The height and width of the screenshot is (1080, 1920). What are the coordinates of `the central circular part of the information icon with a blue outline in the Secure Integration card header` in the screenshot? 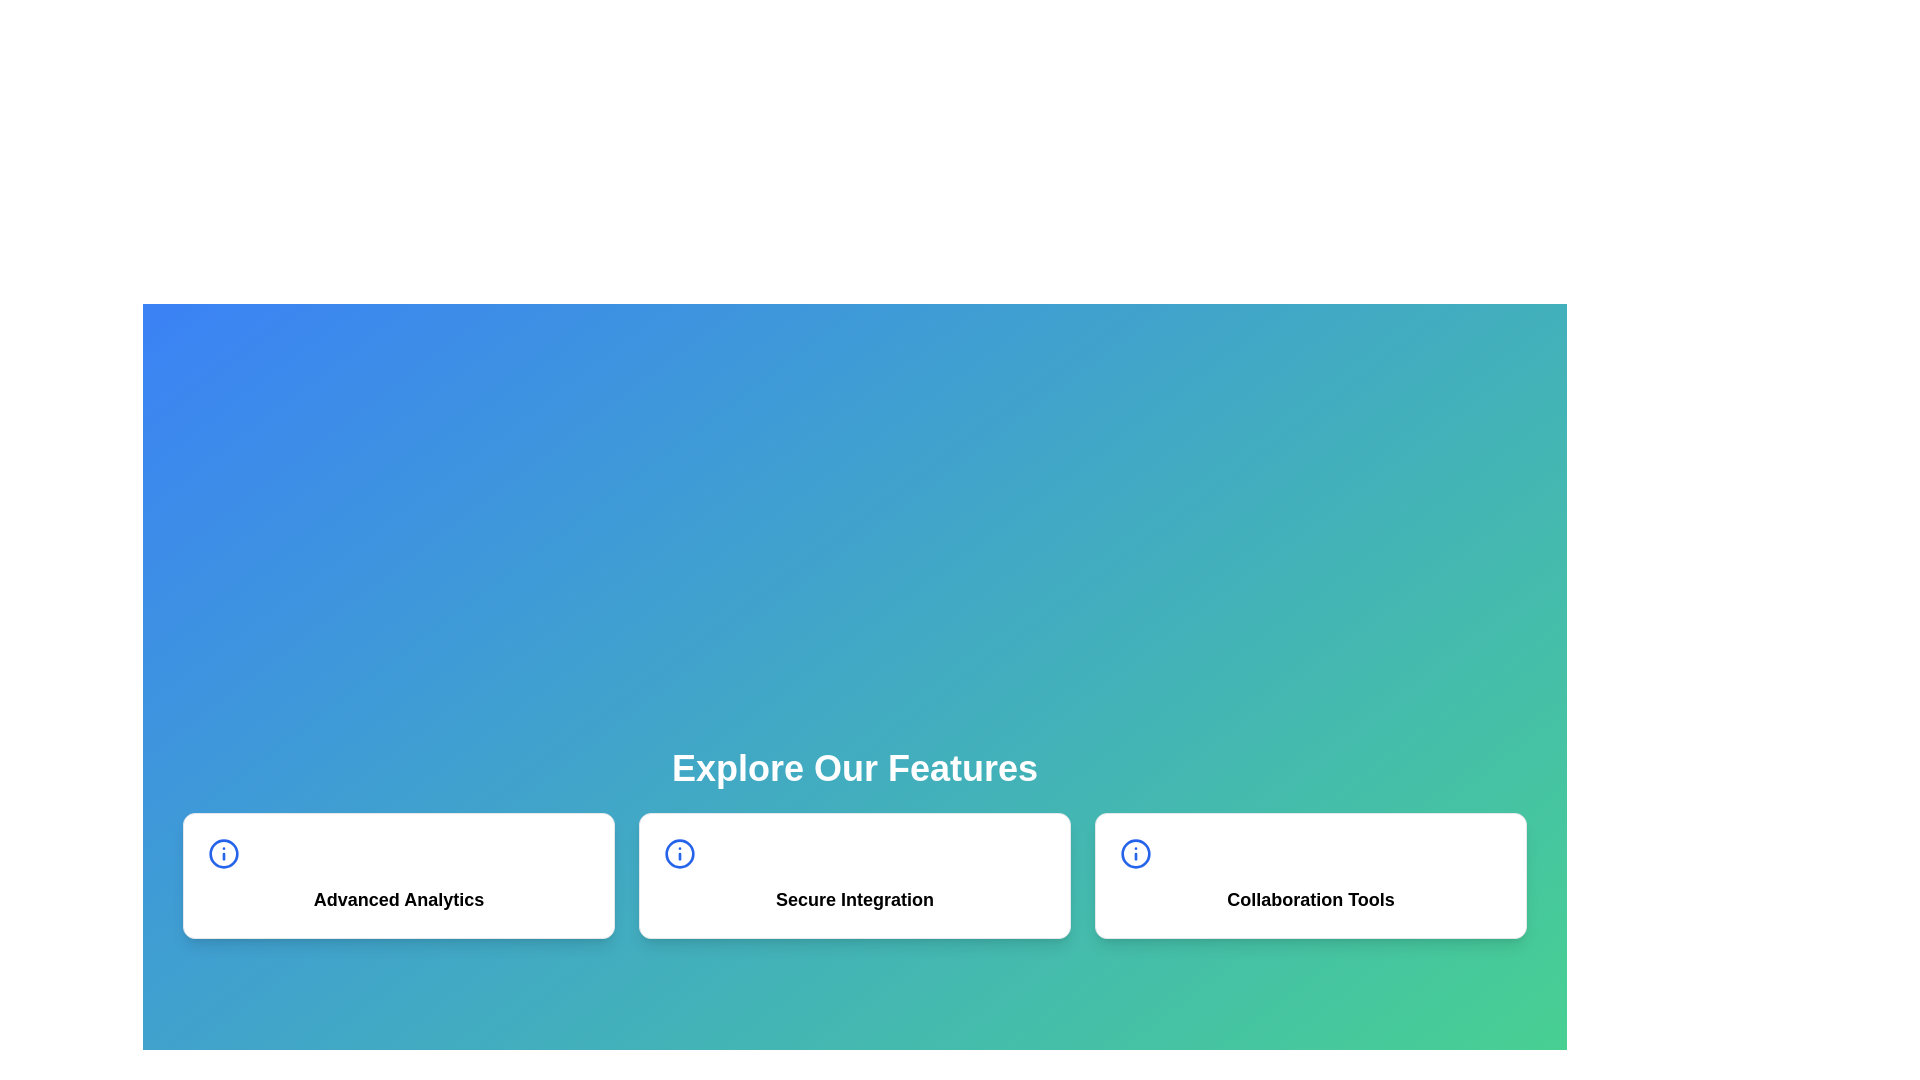 It's located at (680, 853).